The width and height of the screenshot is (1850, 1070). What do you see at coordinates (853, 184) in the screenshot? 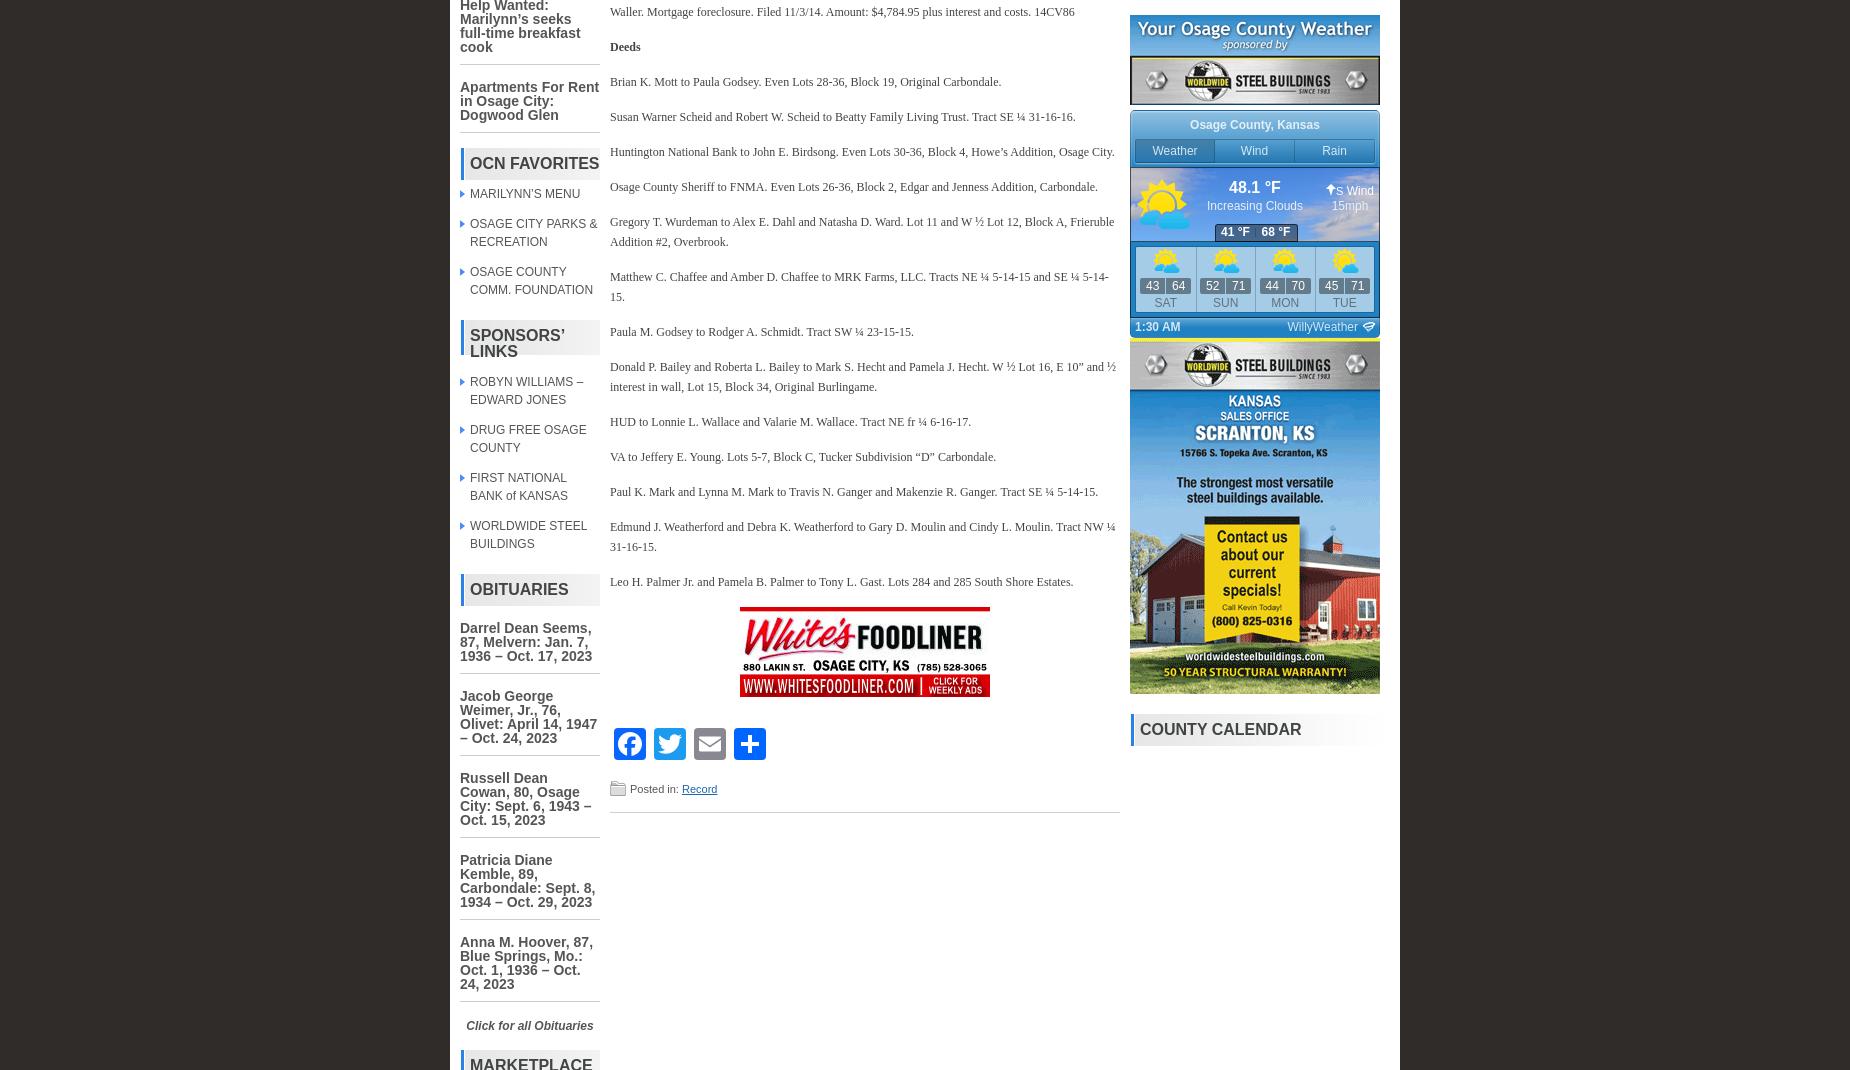
I see `'Osage County Sheriff to FNMA. Even Lots 26-36, Block 2, Edgar and Jenness Addition, Carbondale.'` at bounding box center [853, 184].